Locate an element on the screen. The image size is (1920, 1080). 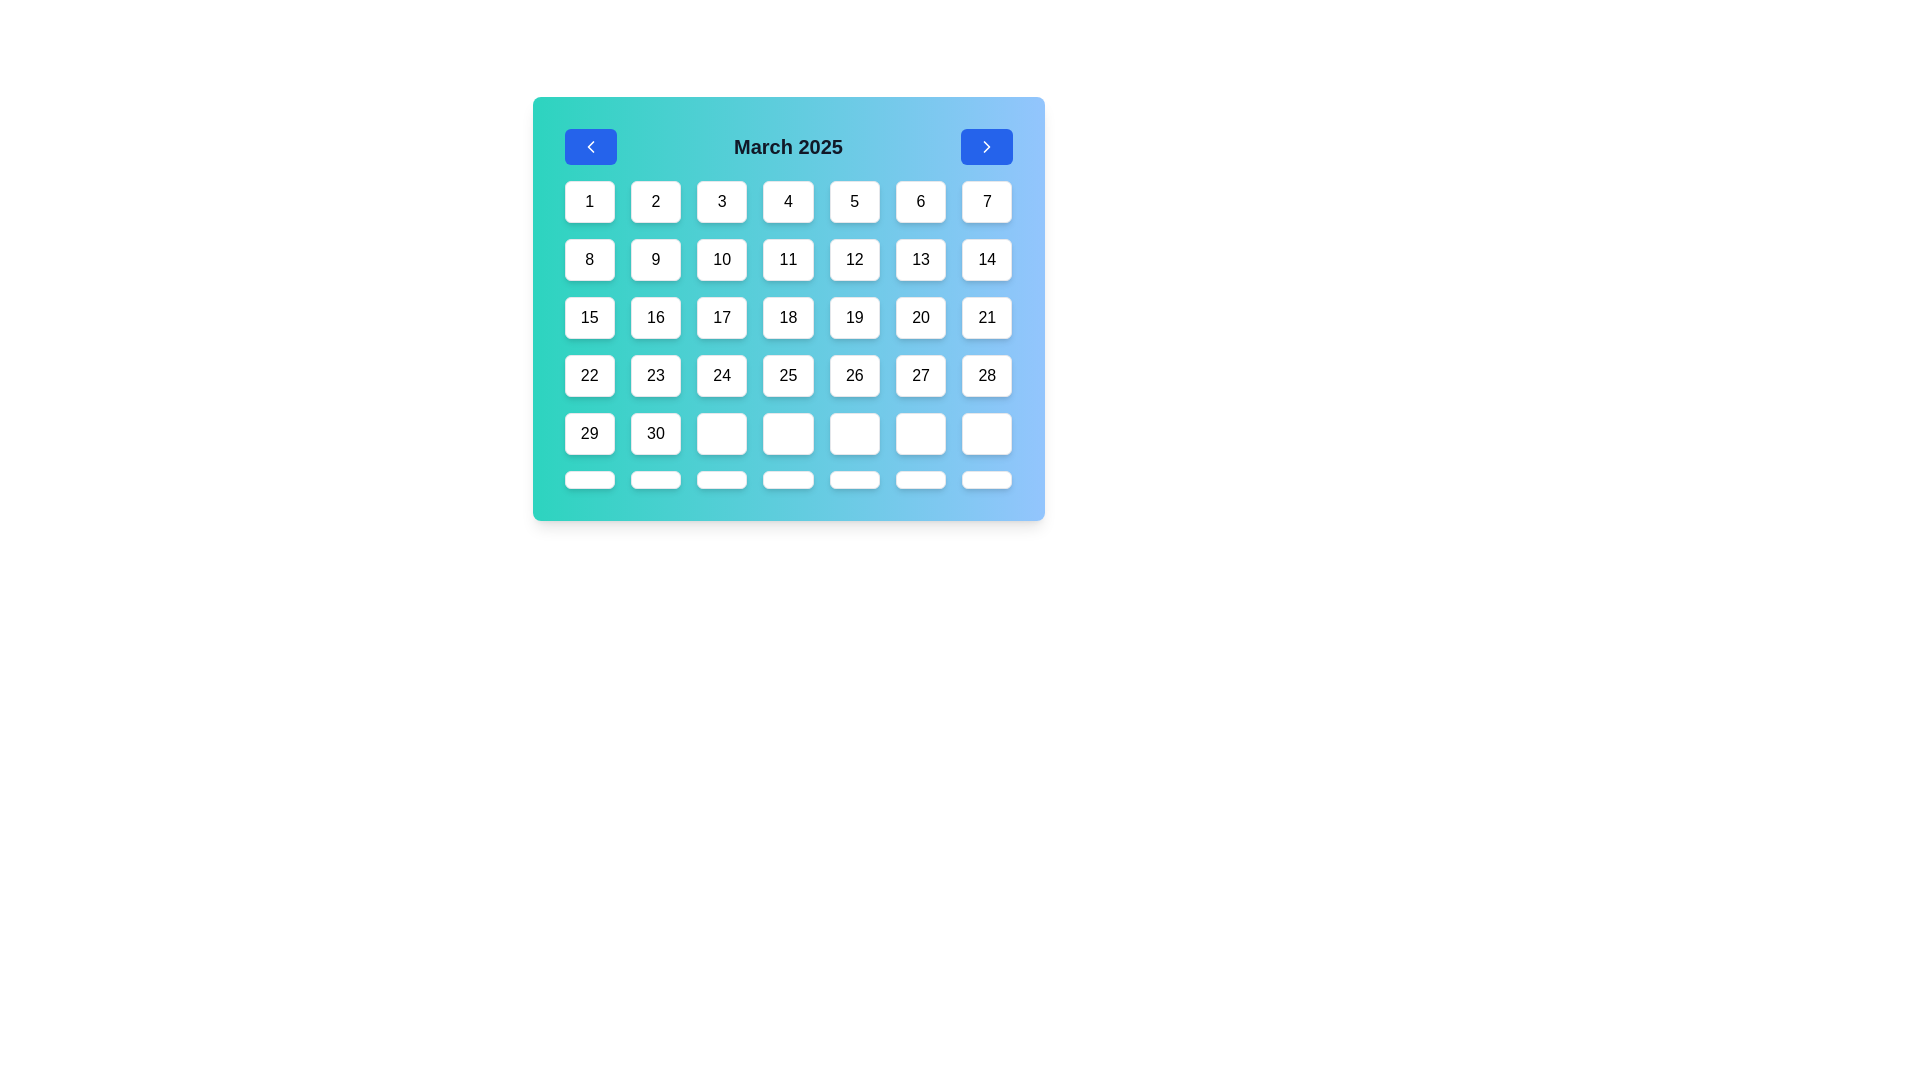
the leftward triangular-shaped icon embedded in the blue circular button is located at coordinates (589, 145).